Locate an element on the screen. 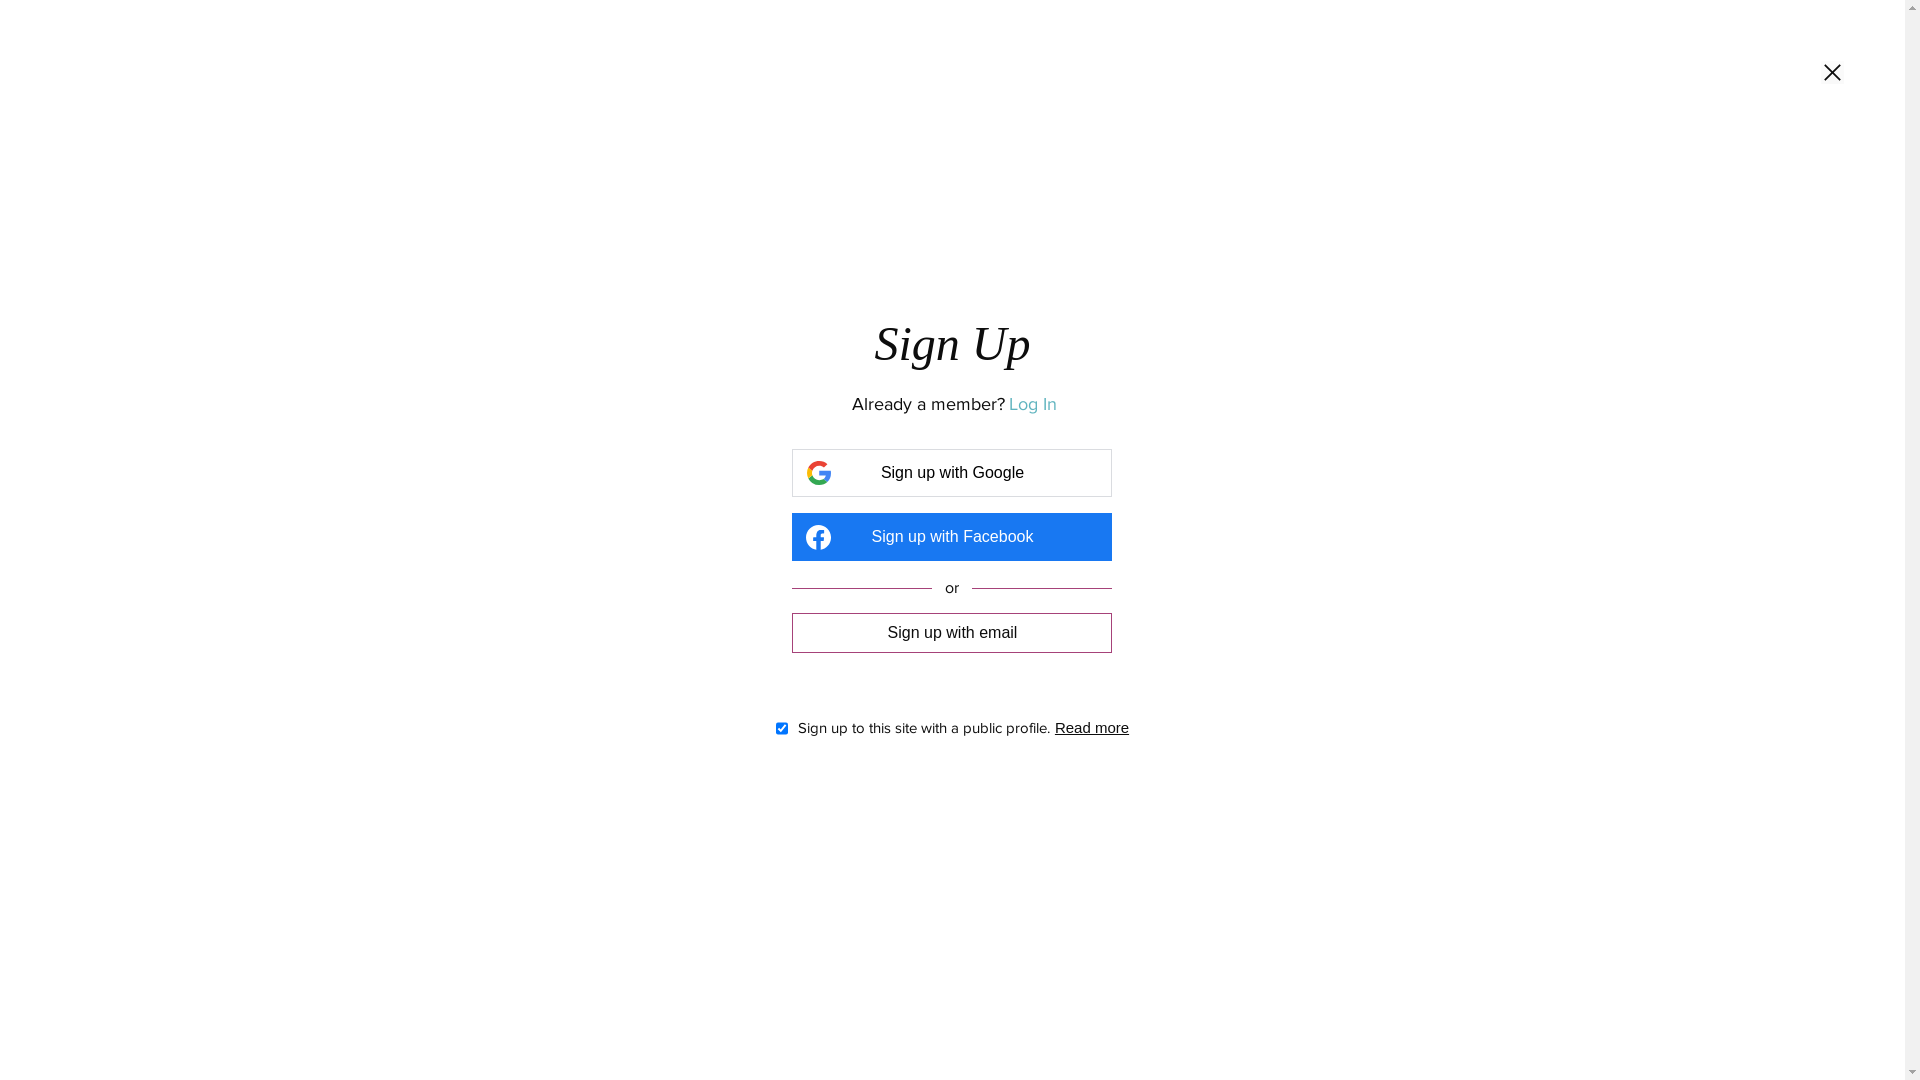 Image resolution: width=1920 pixels, height=1080 pixels. 'Sign up with Google' is located at coordinates (950, 473).